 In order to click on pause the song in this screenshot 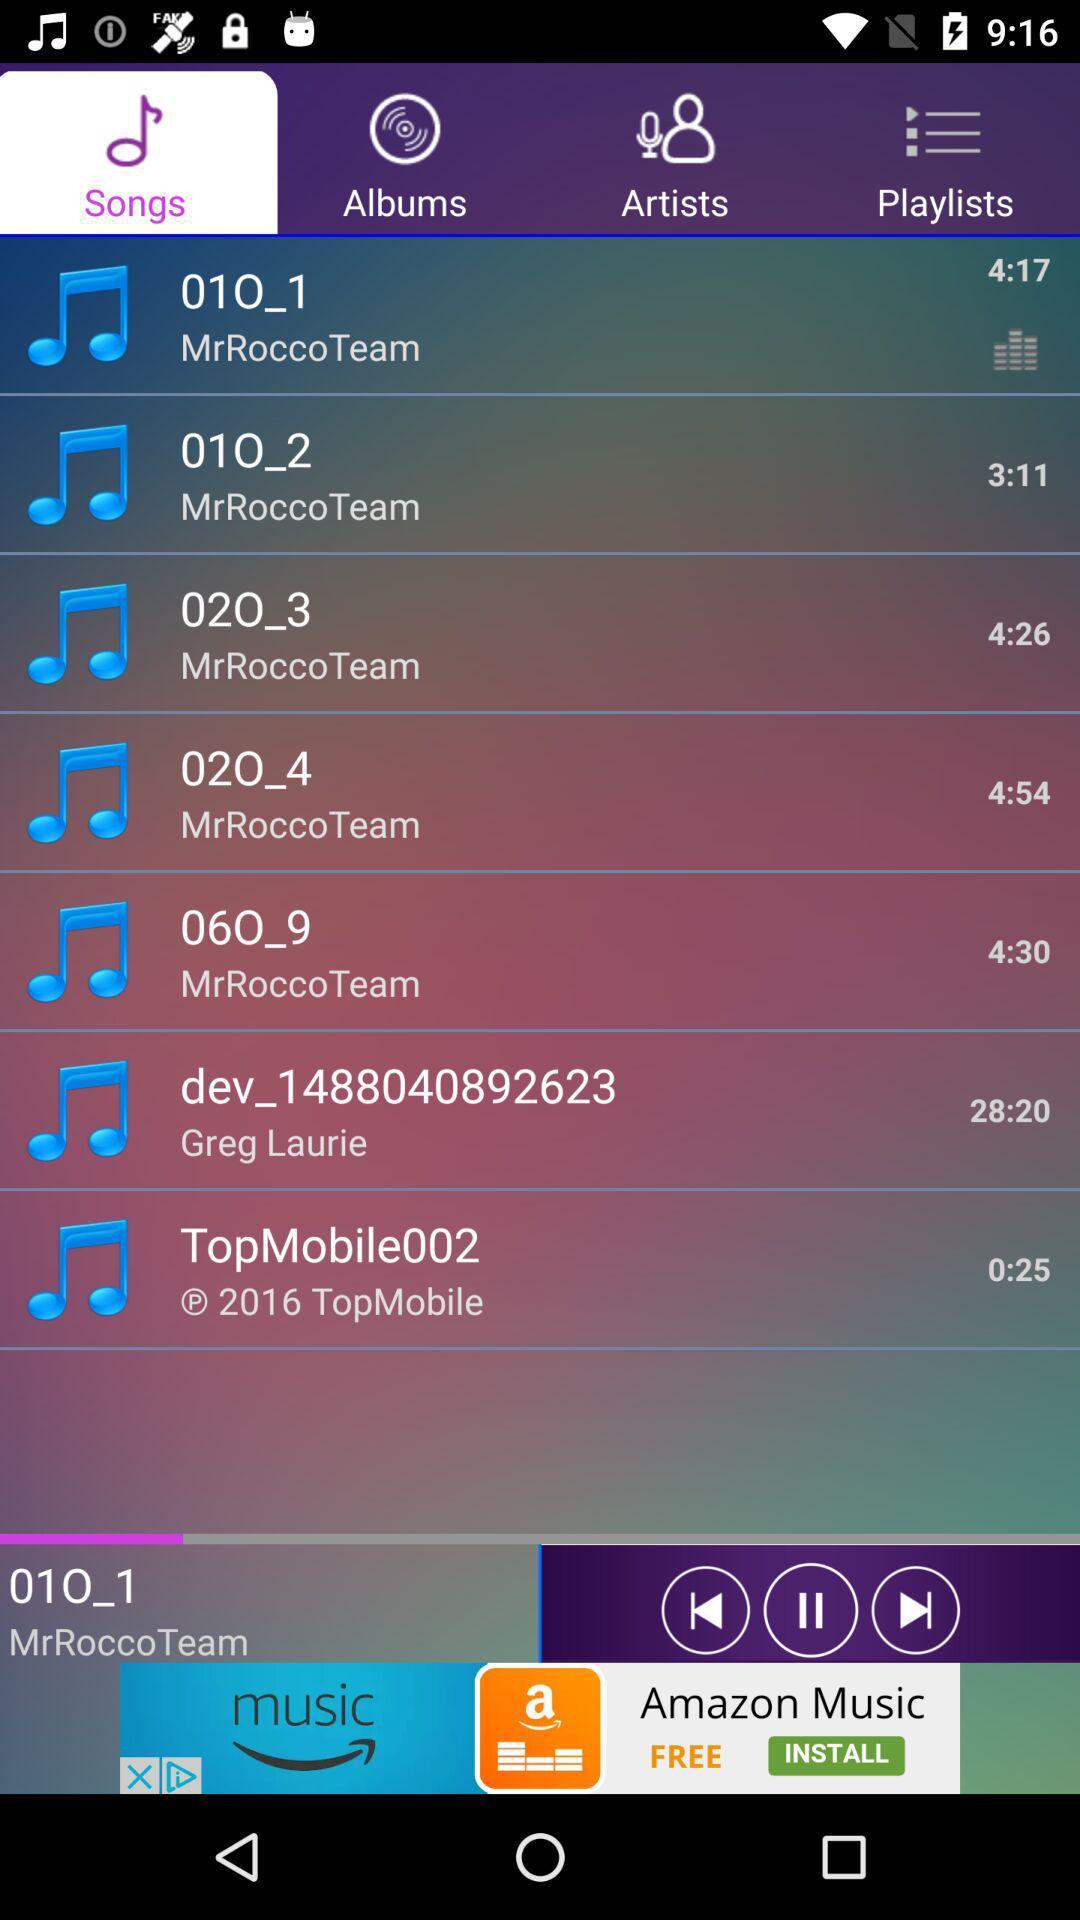, I will do `click(810, 1610)`.